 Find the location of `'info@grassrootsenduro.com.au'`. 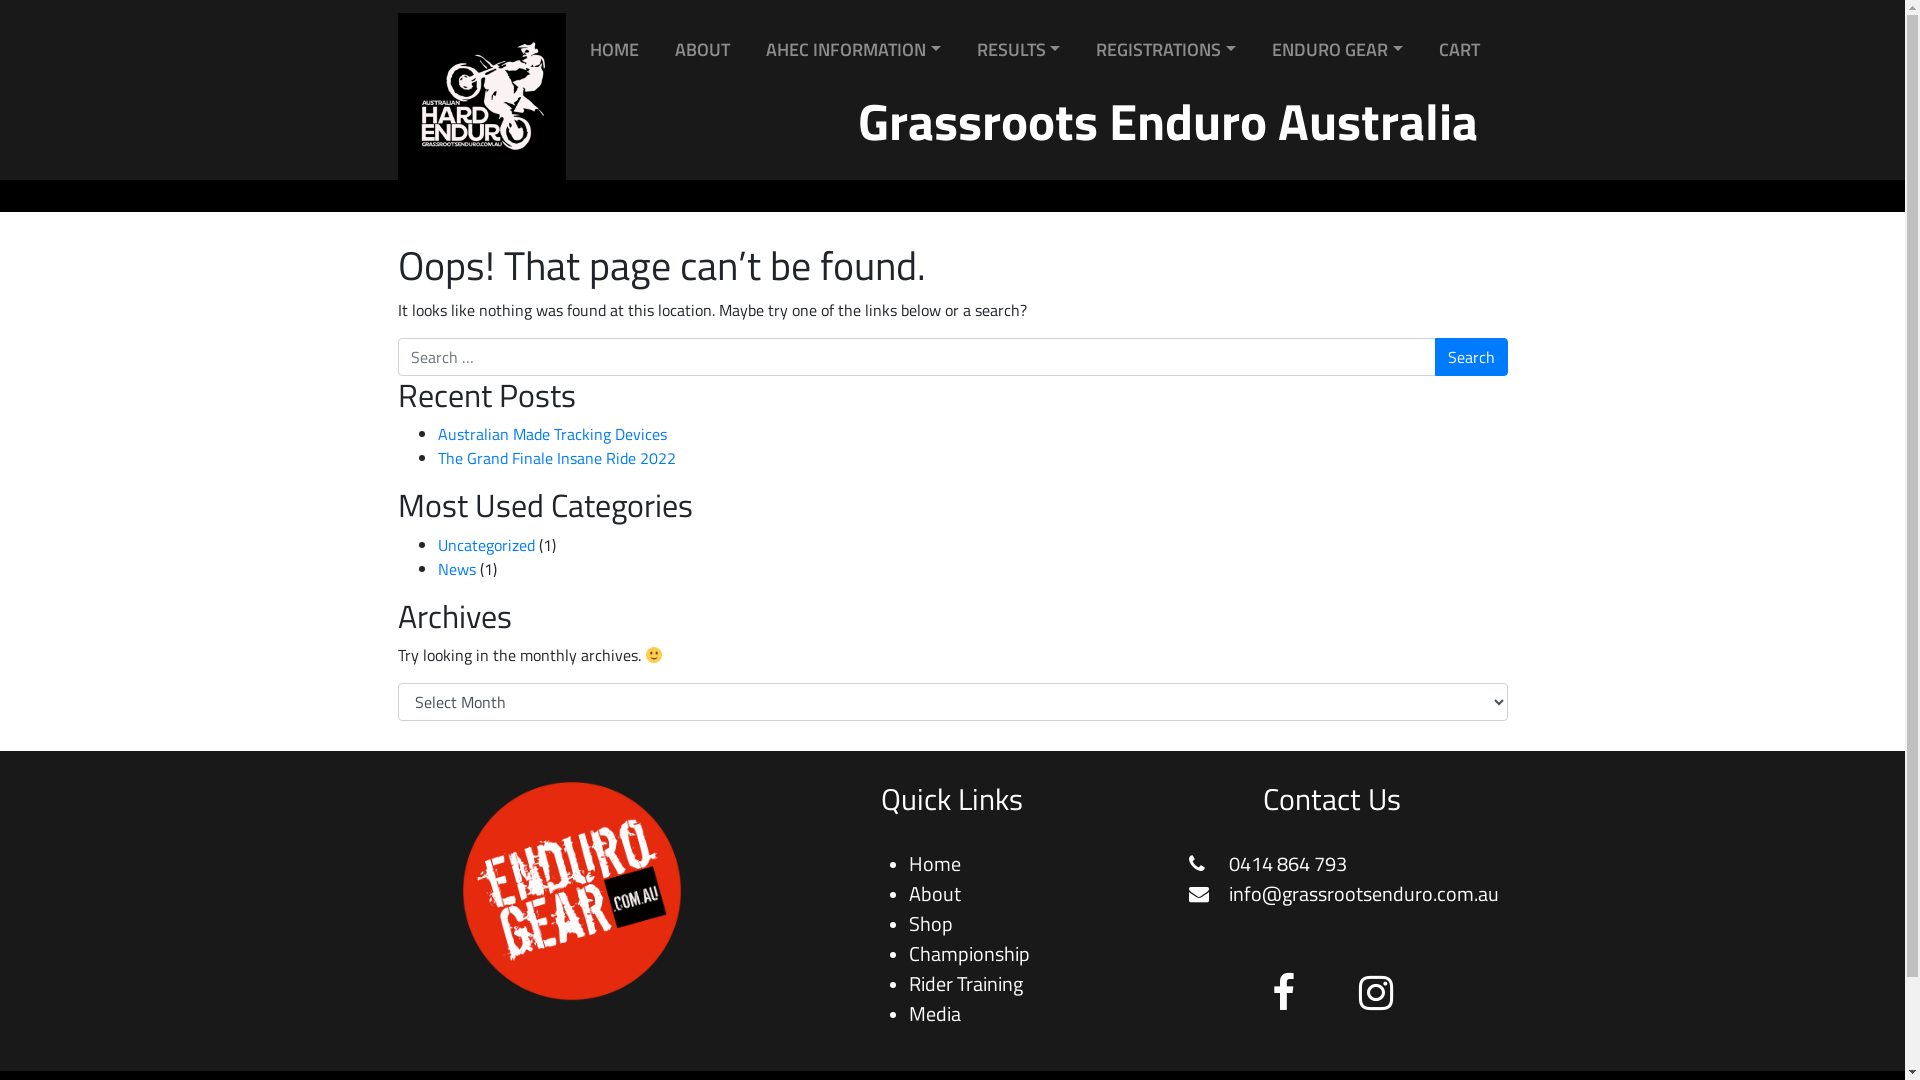

'info@grassrootsenduro.com.au' is located at coordinates (1344, 892).